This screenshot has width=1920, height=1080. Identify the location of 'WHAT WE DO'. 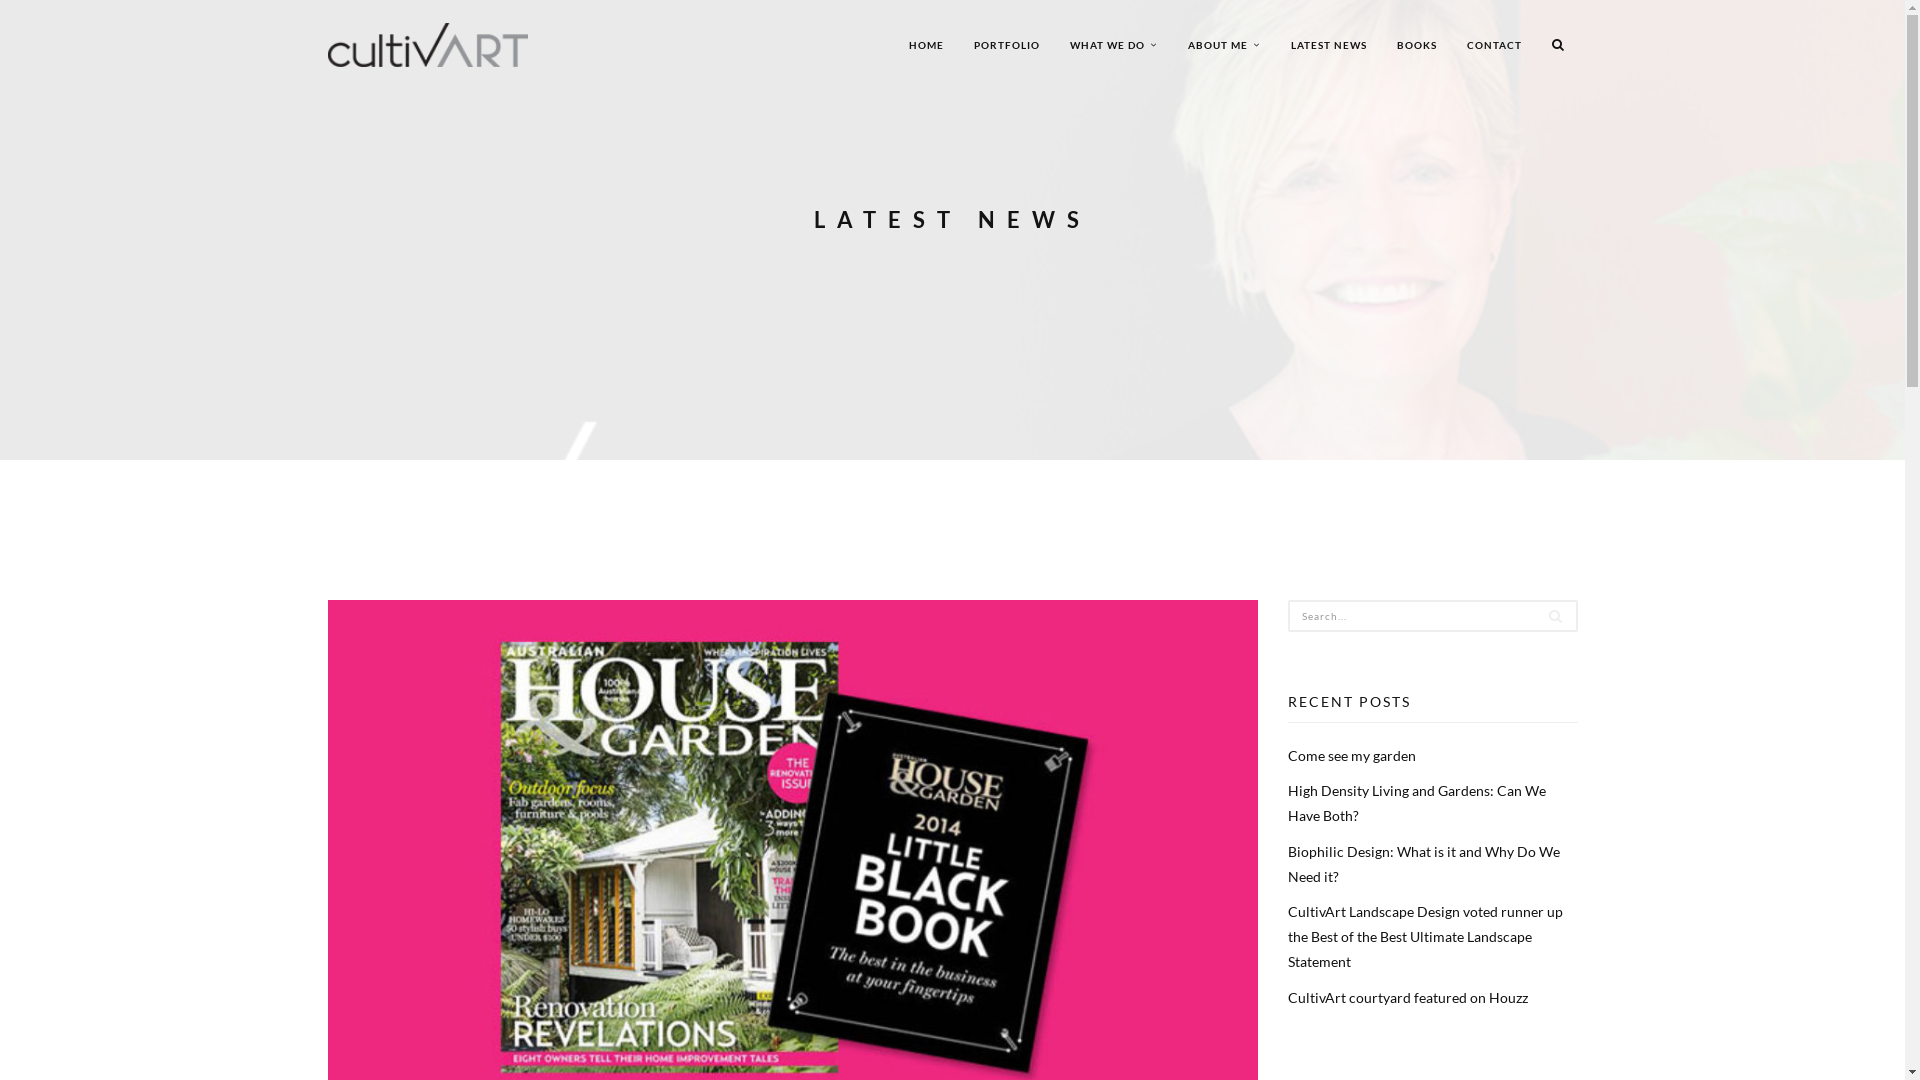
(1112, 45).